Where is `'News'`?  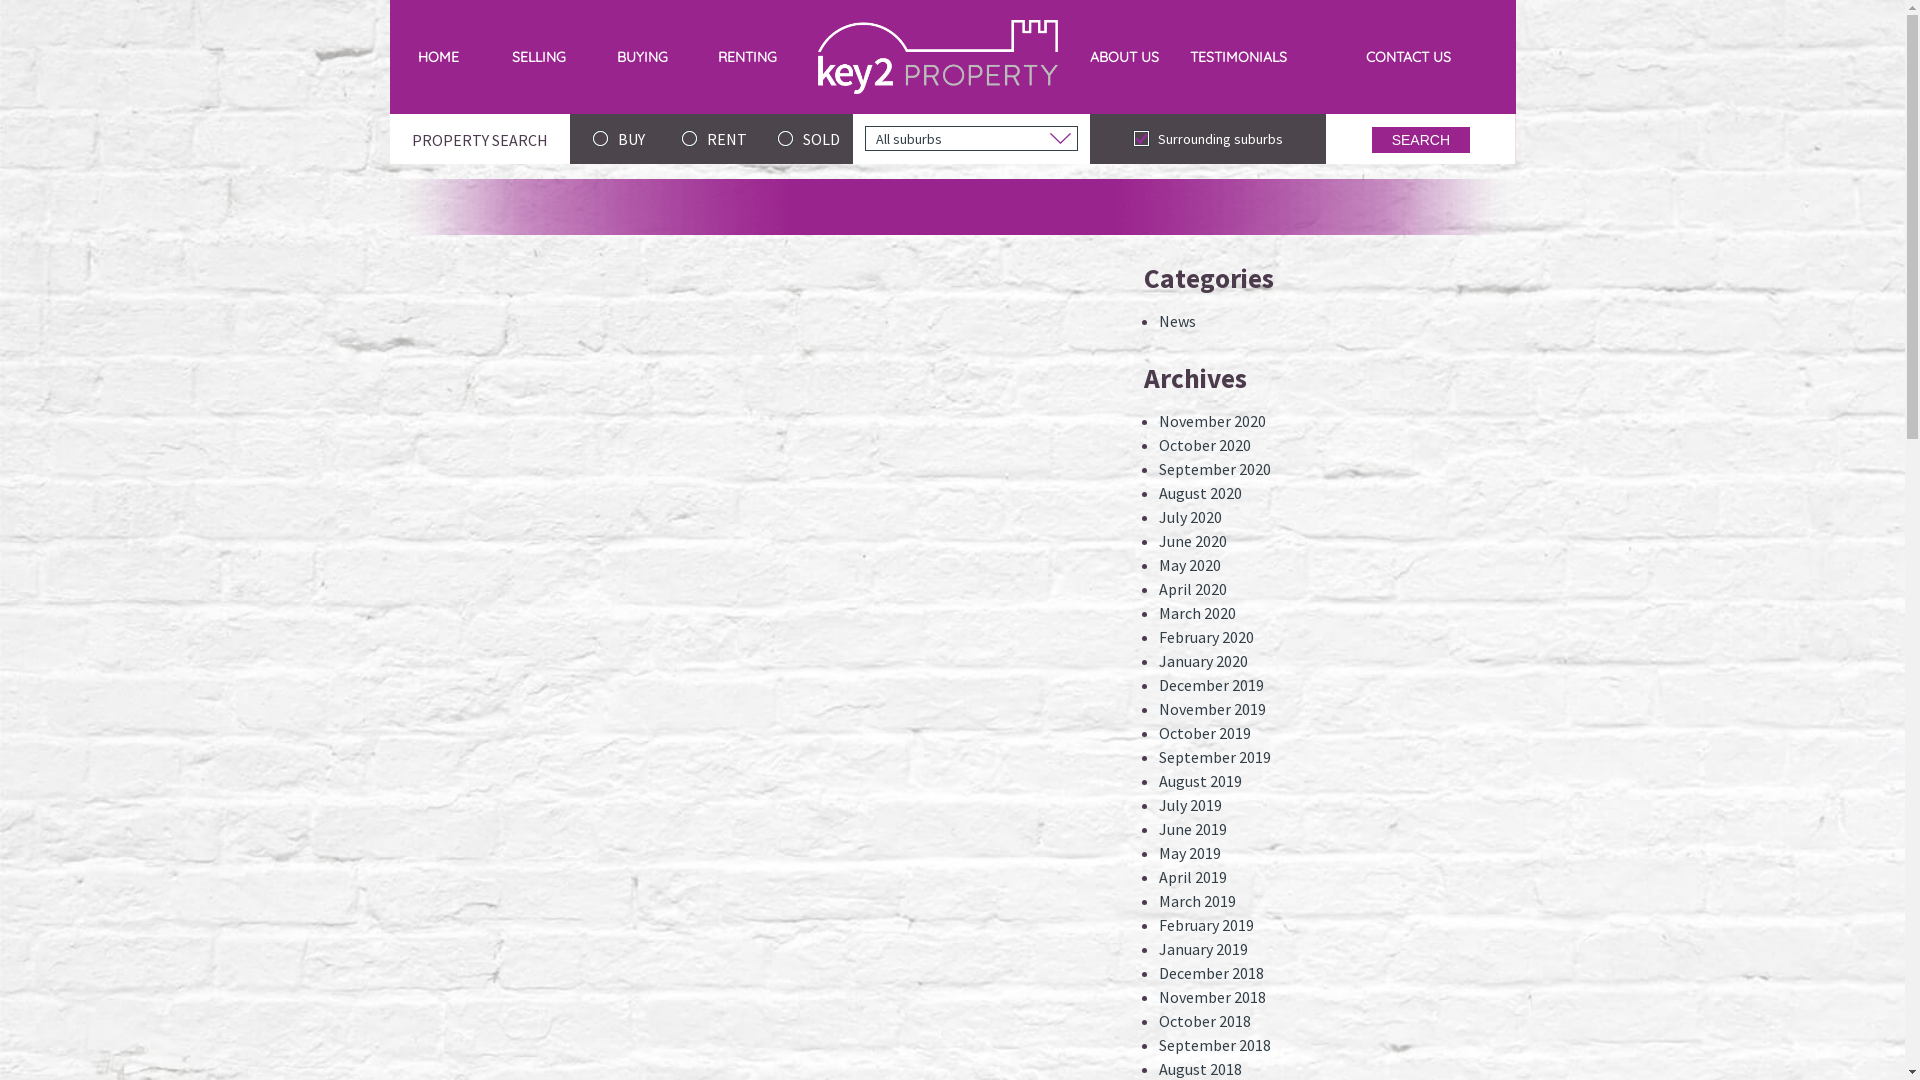 'News' is located at coordinates (1177, 319).